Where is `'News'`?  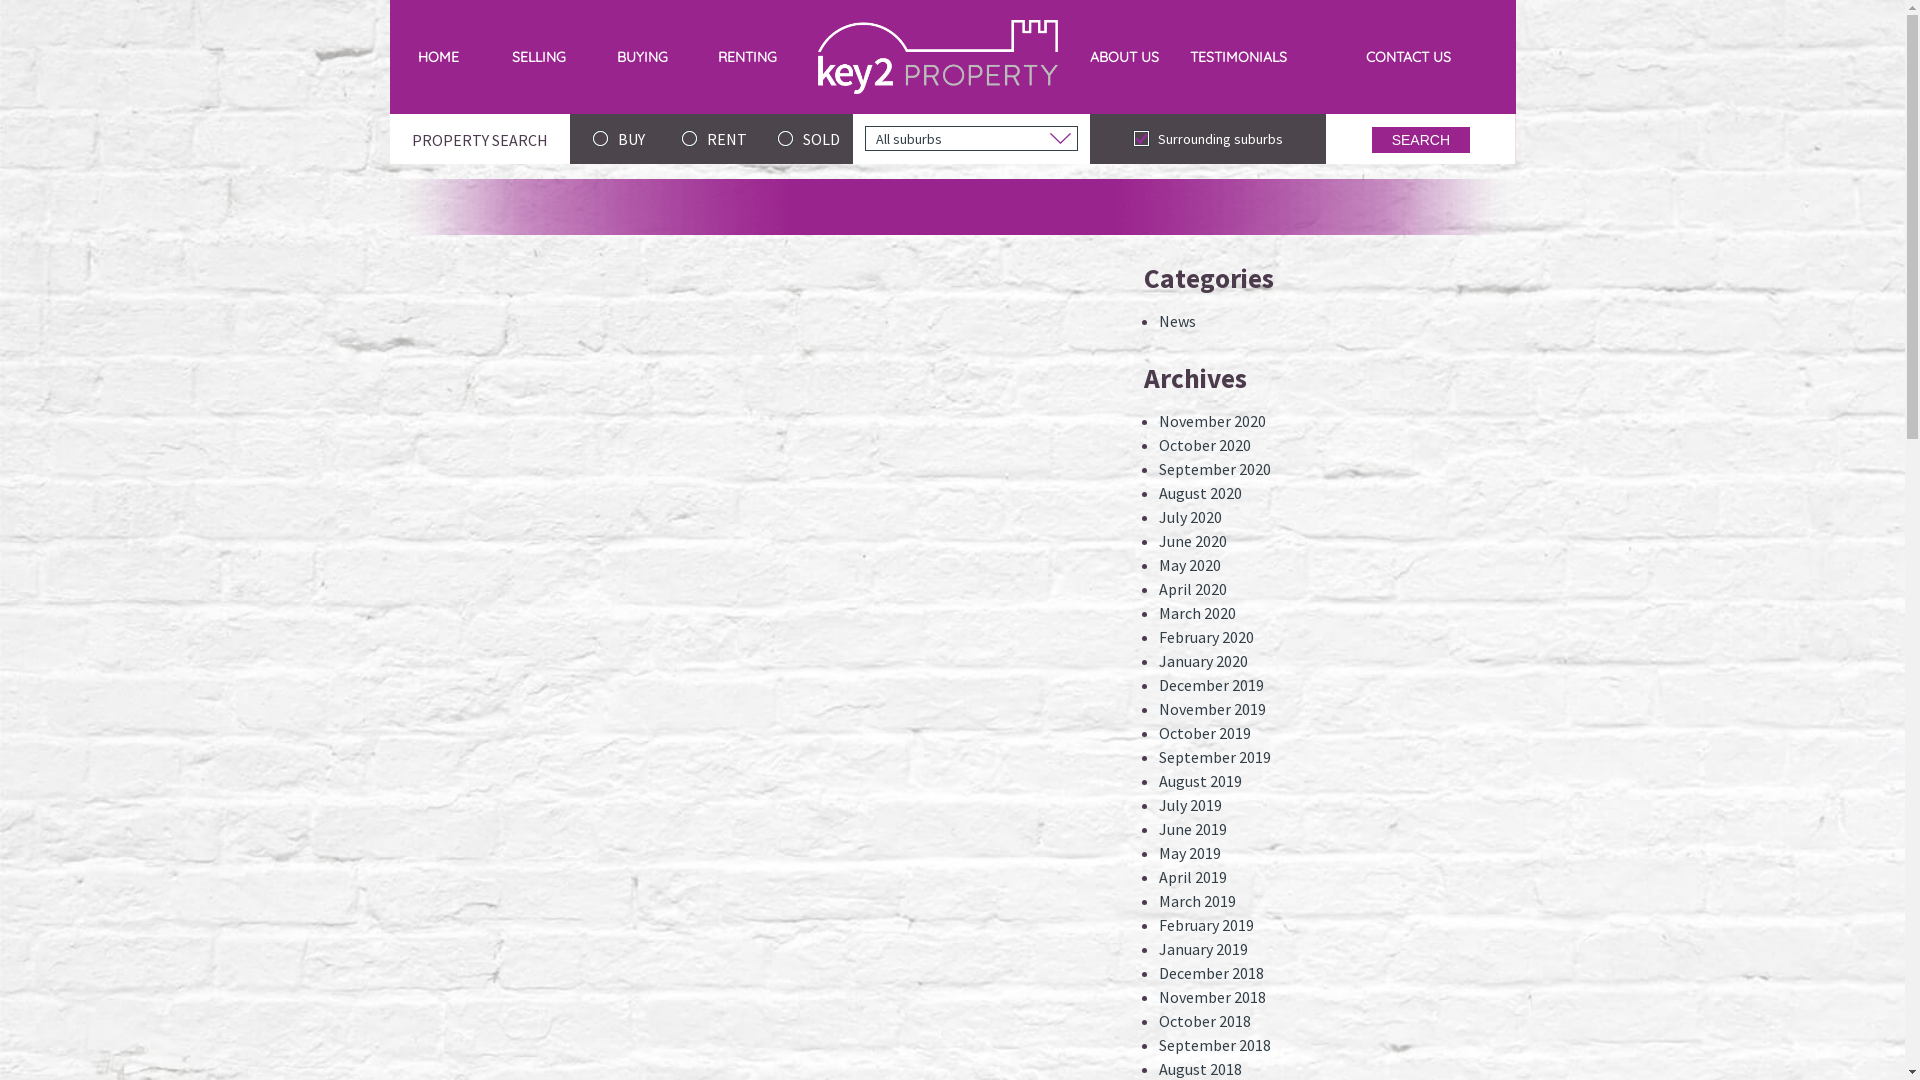 'News' is located at coordinates (1177, 319).